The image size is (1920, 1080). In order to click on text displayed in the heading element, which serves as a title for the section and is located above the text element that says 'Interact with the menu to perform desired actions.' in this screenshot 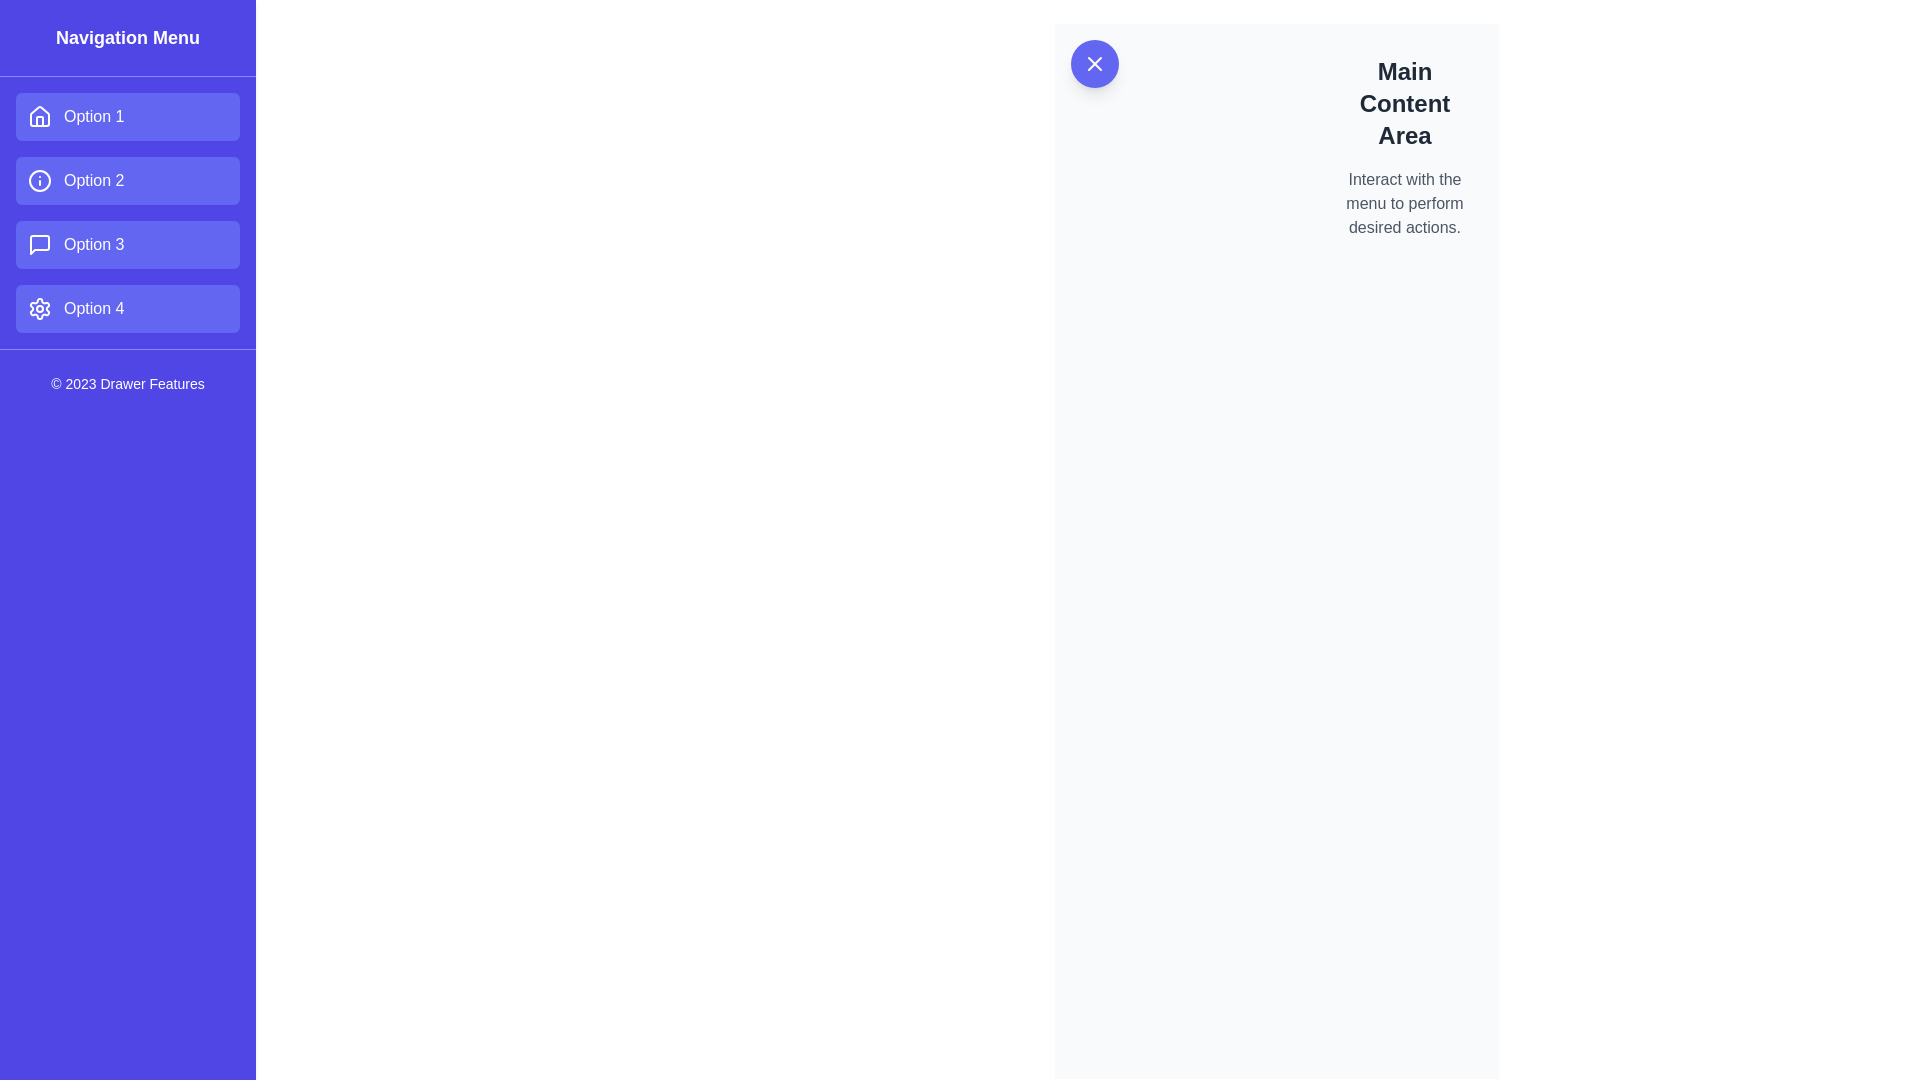, I will do `click(1404, 104)`.